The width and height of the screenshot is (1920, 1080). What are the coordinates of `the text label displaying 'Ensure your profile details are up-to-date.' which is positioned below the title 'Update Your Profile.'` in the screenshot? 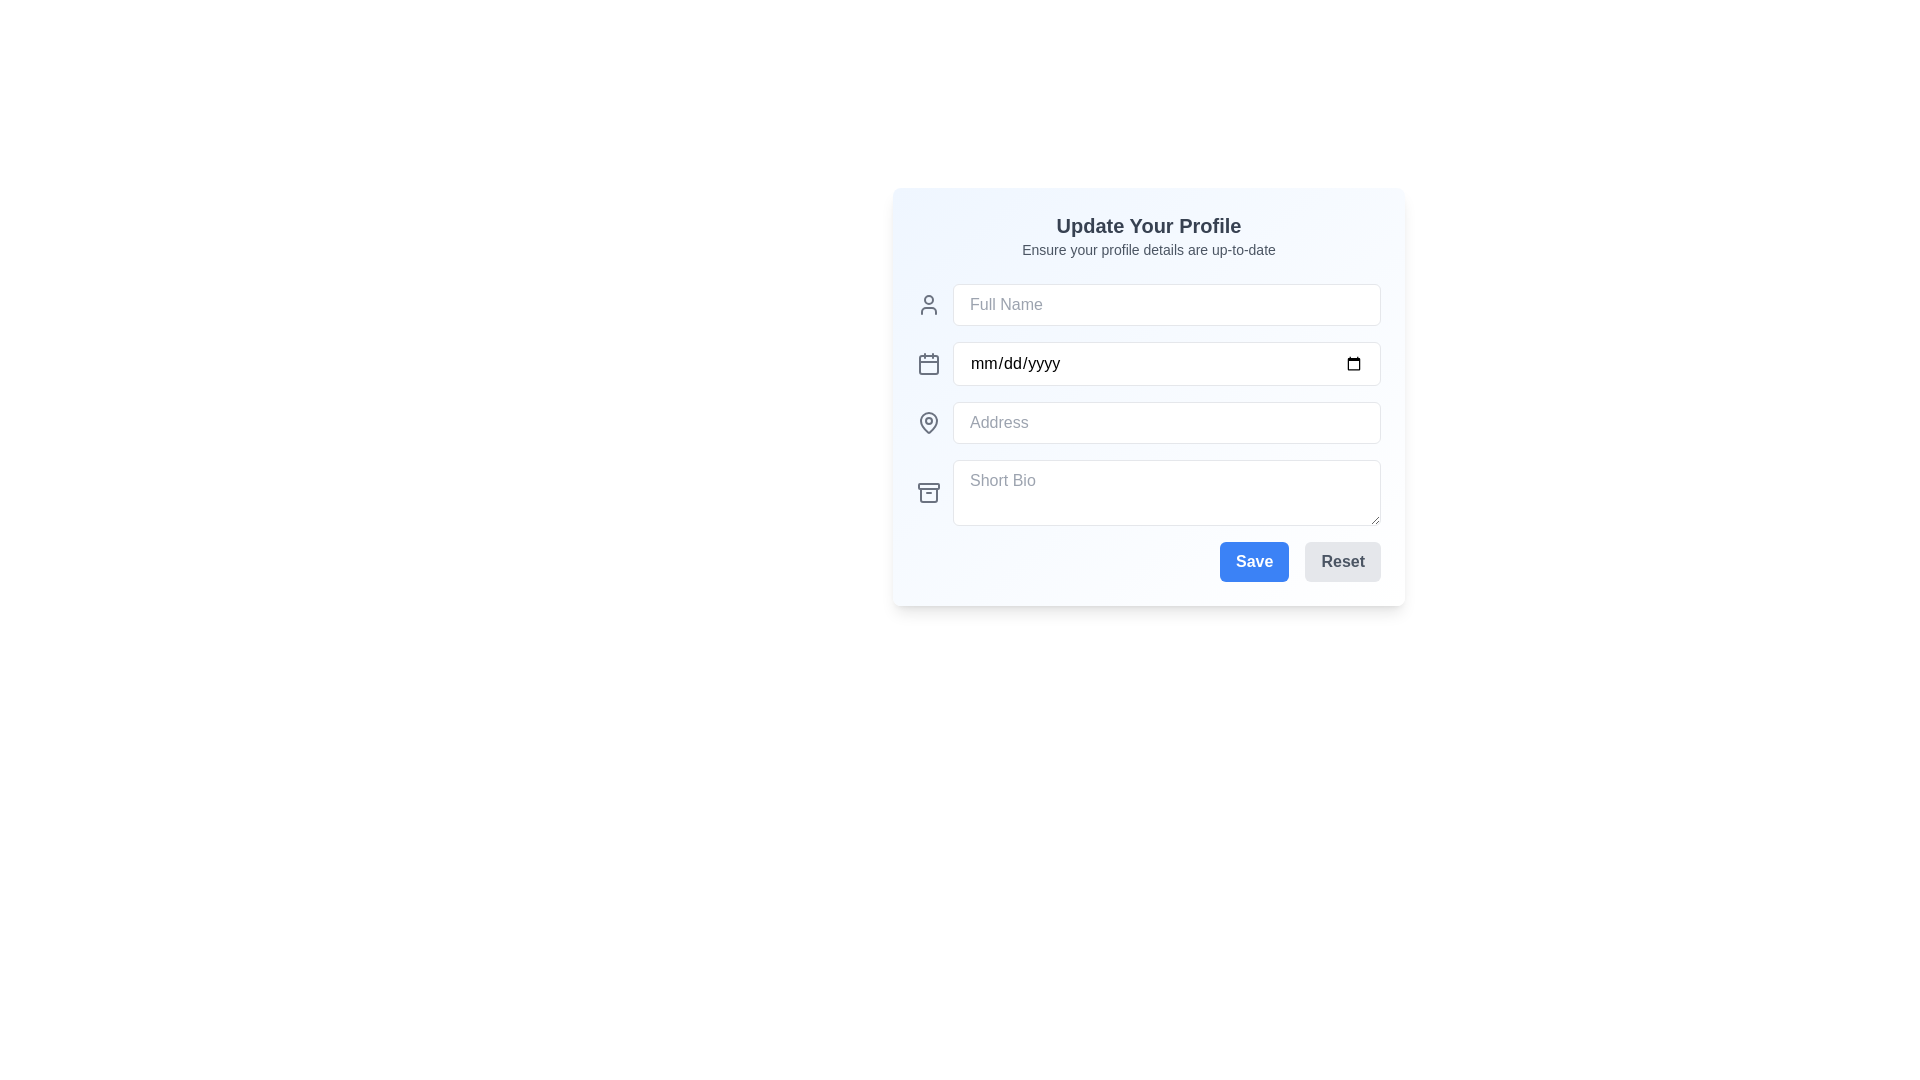 It's located at (1148, 249).